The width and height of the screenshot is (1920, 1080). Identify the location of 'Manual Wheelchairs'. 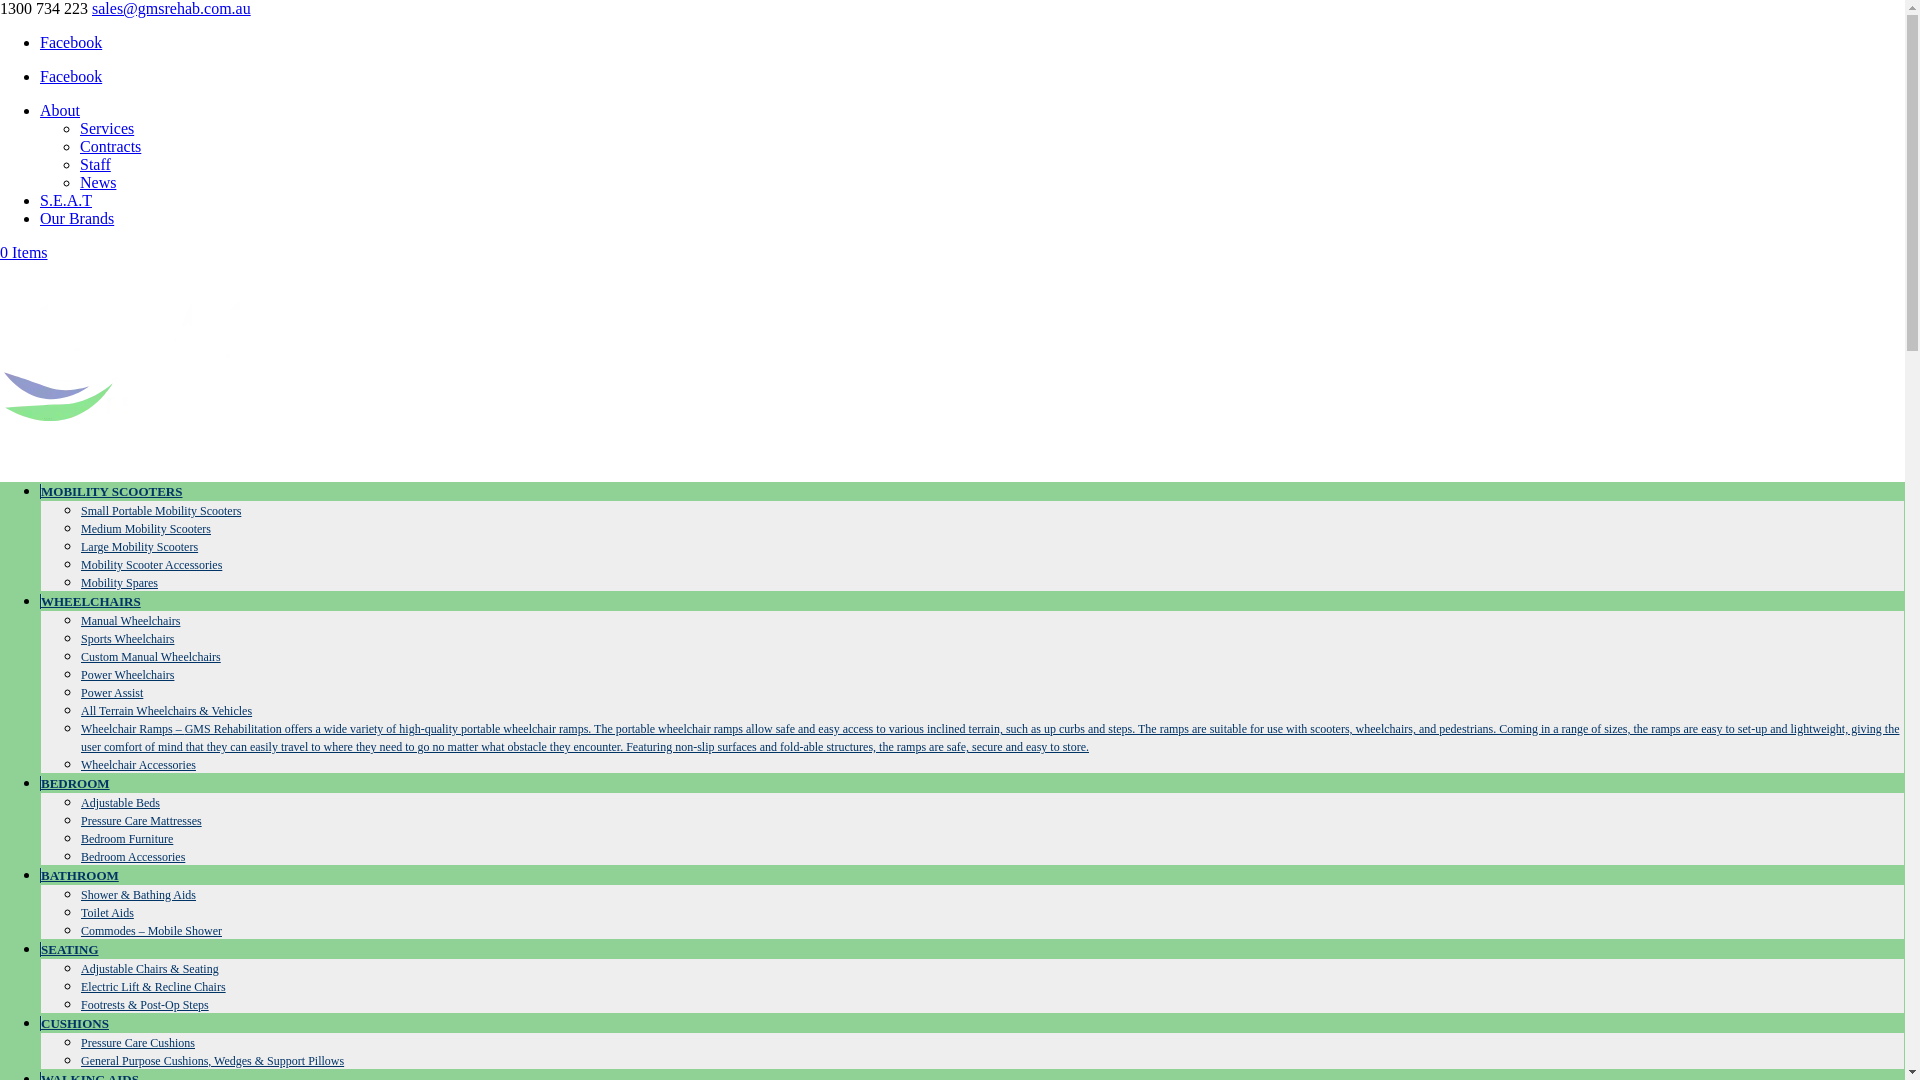
(129, 620).